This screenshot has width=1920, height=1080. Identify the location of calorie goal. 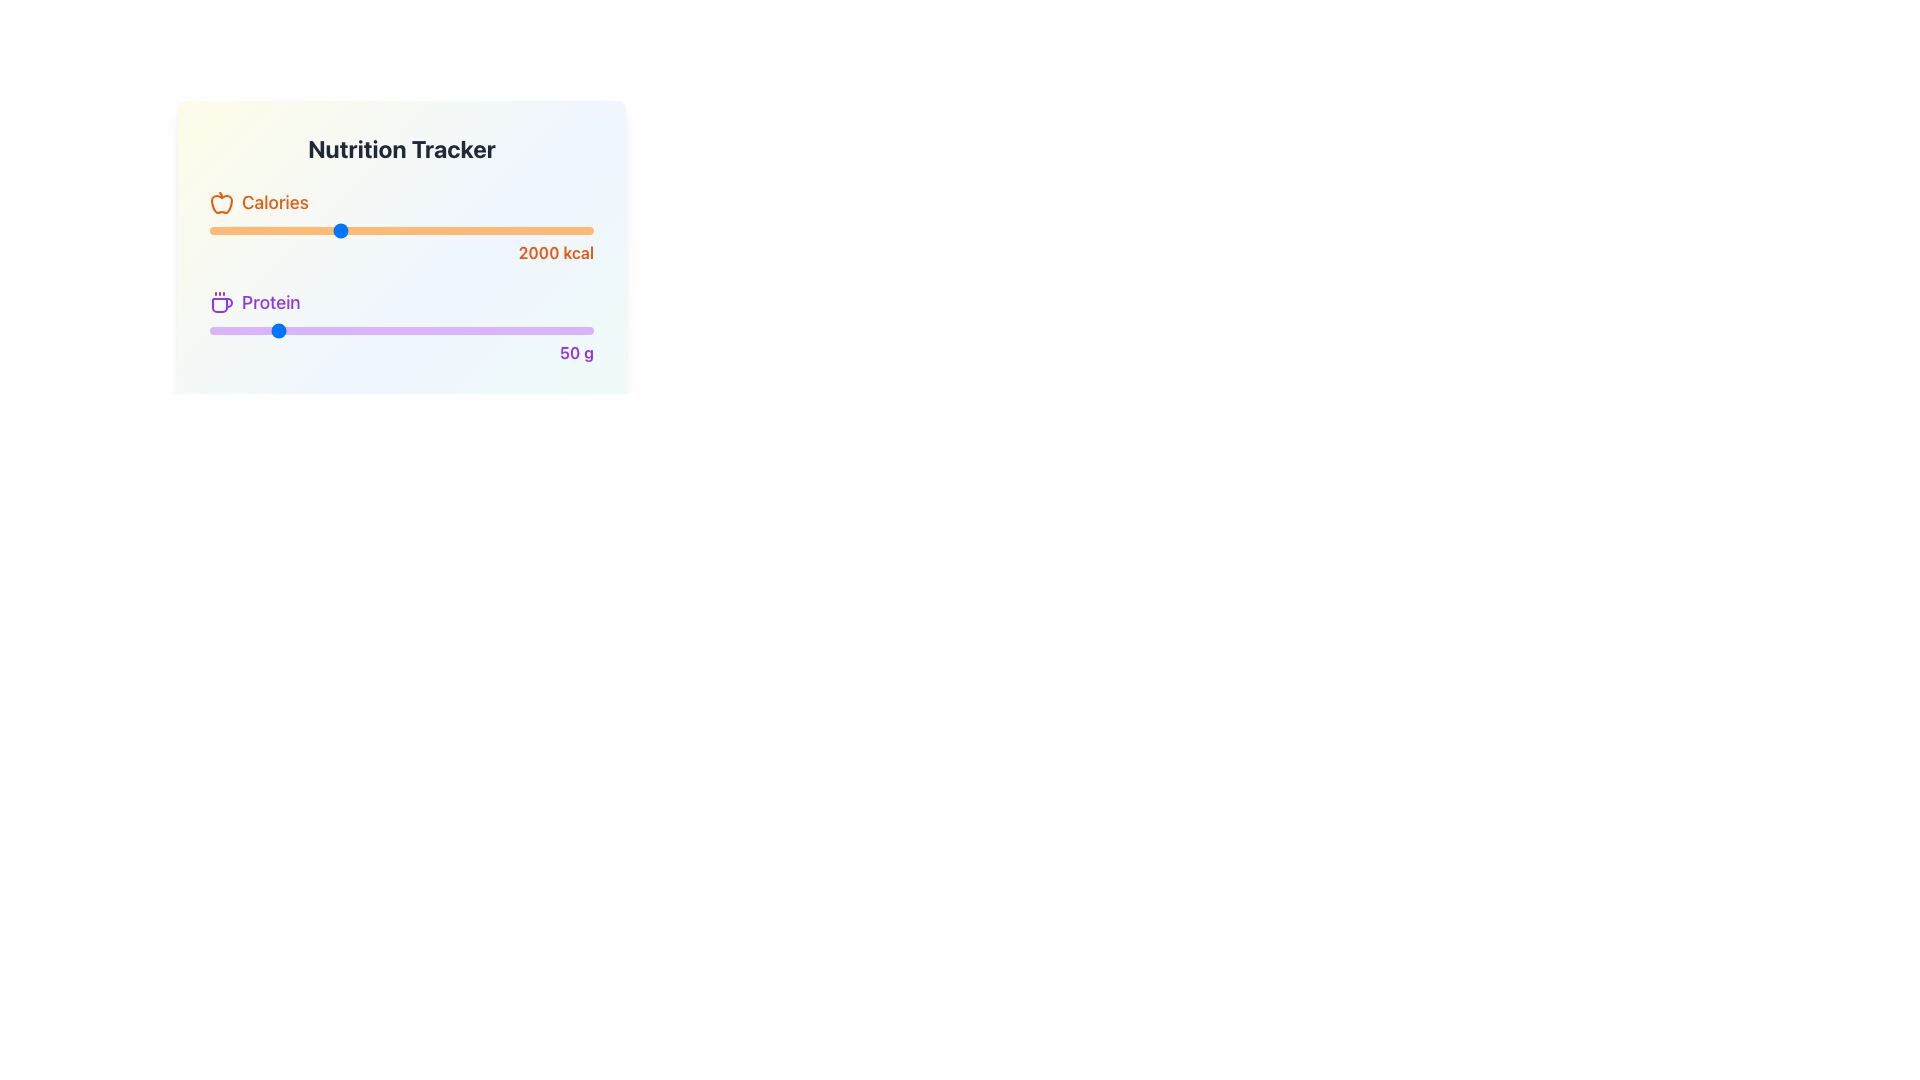
(226, 230).